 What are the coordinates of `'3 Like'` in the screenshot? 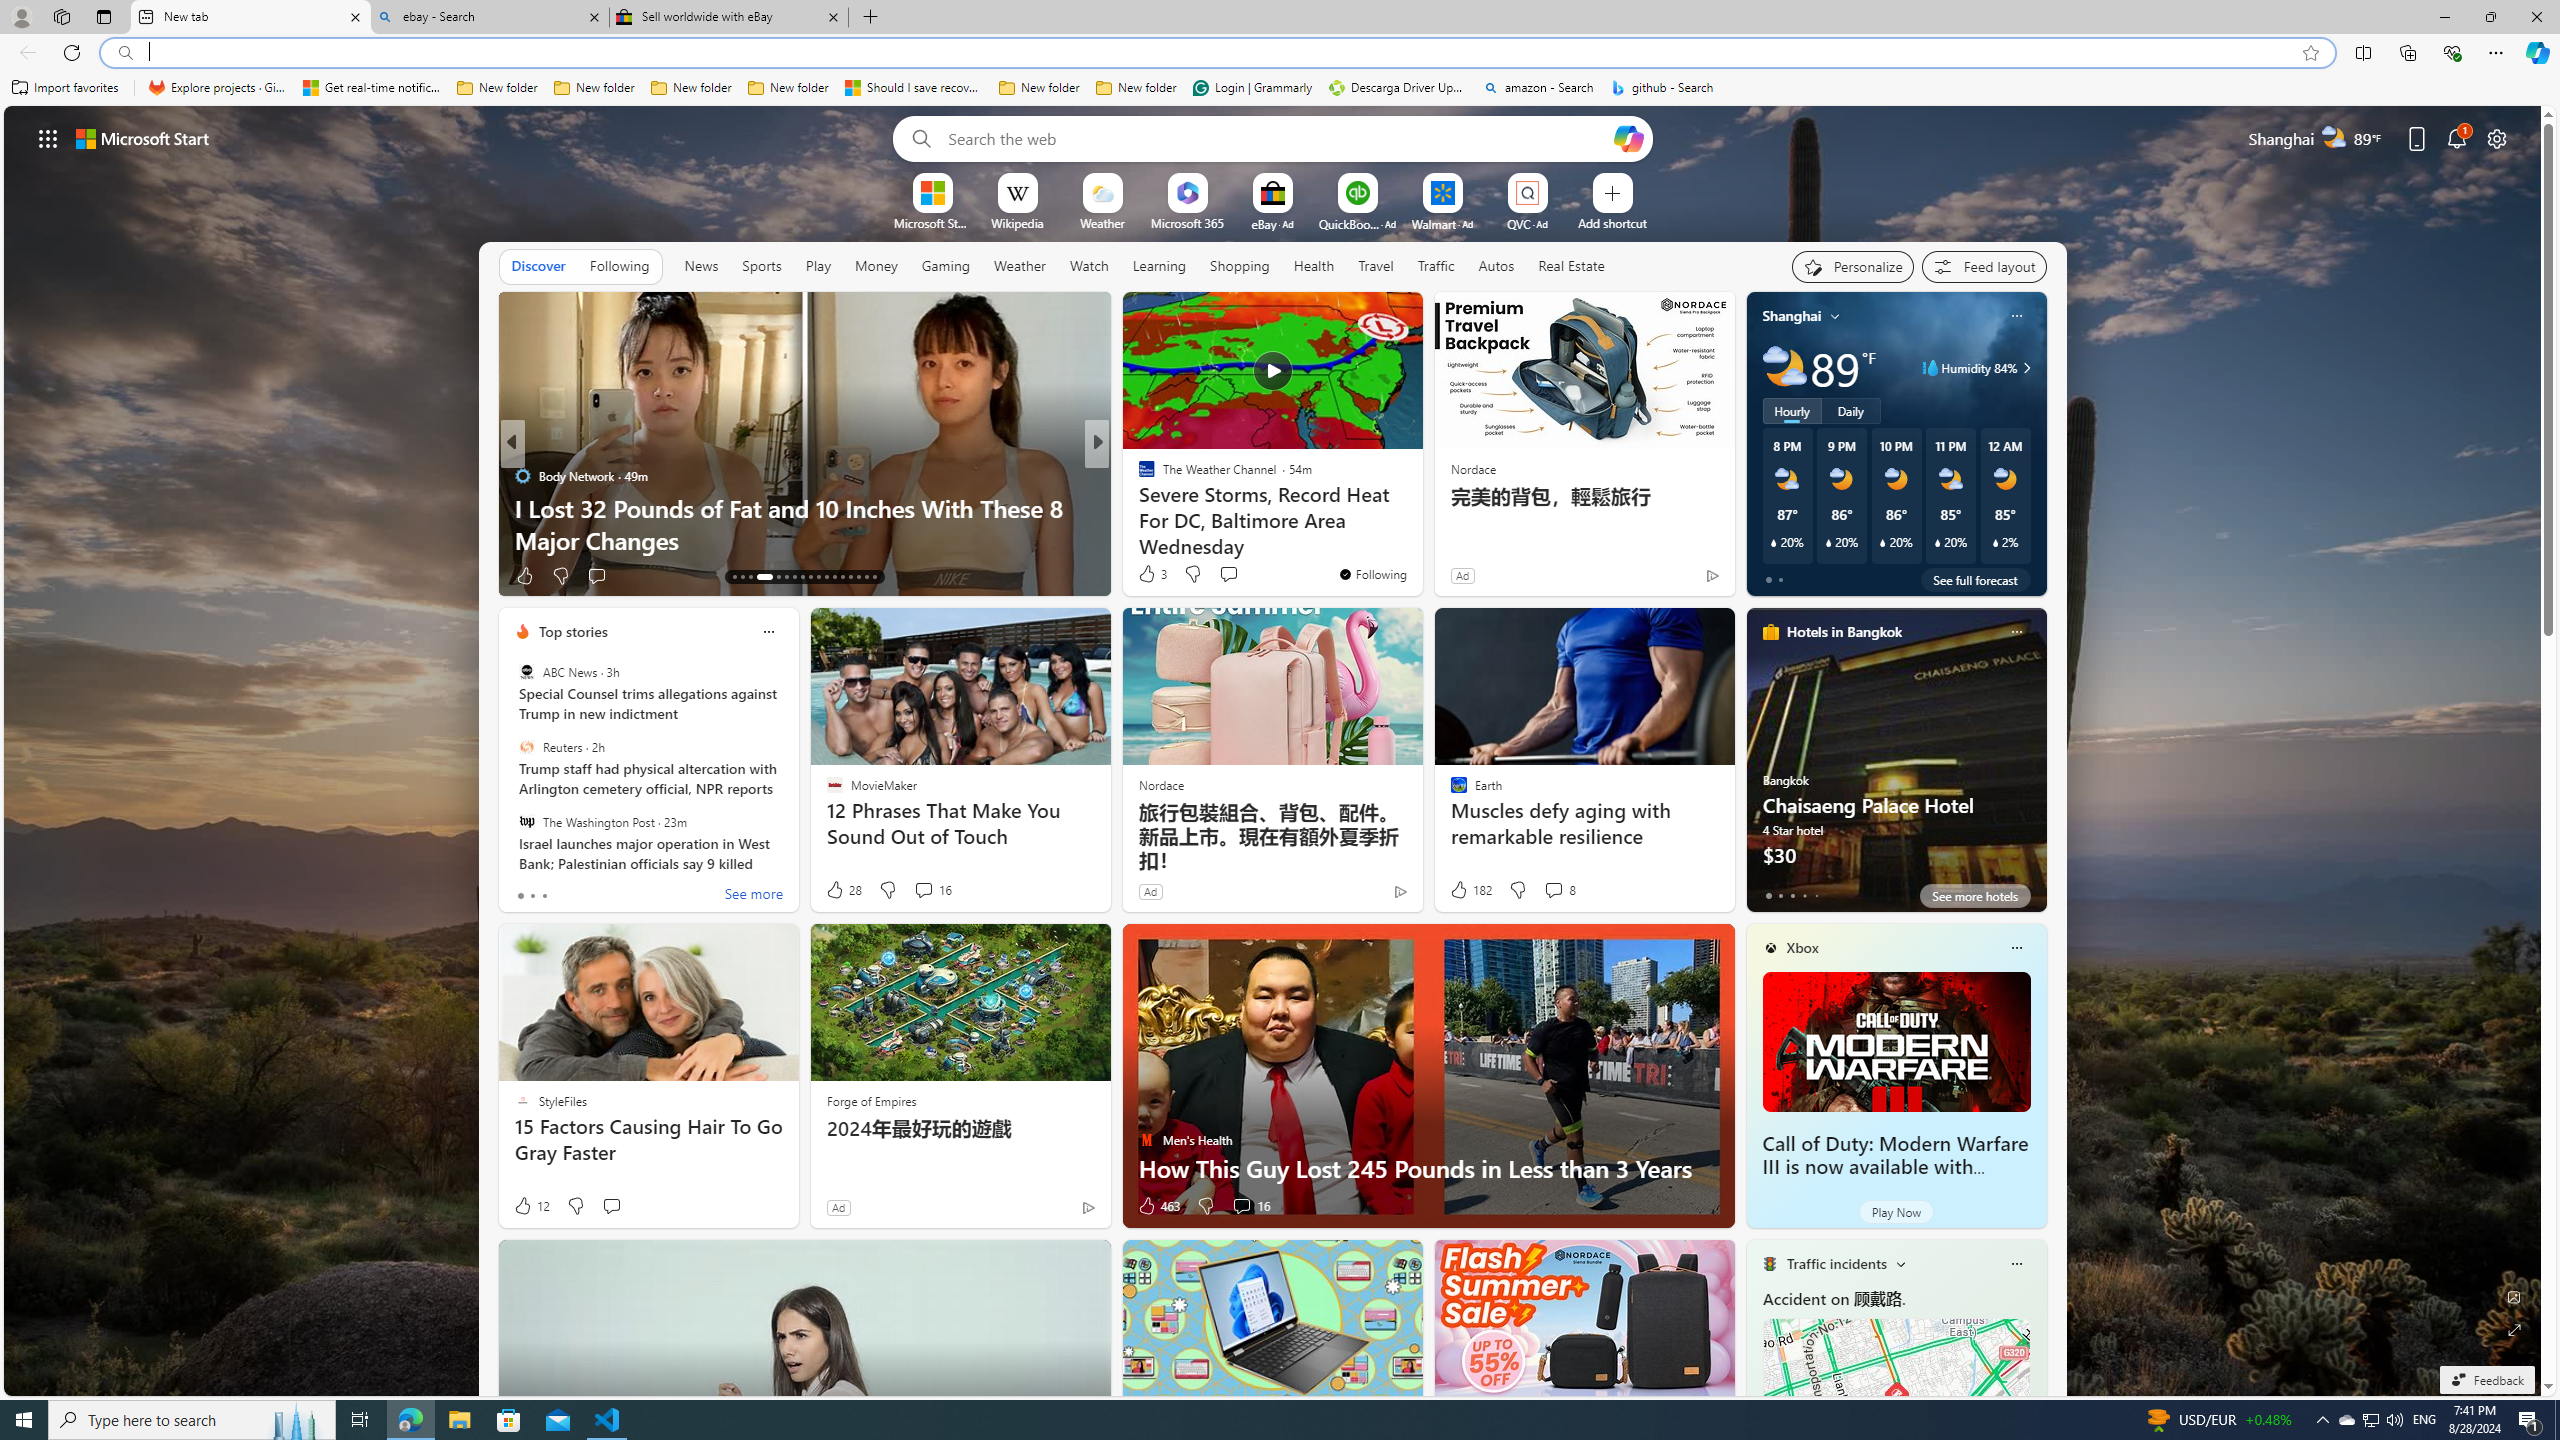 It's located at (1151, 572).